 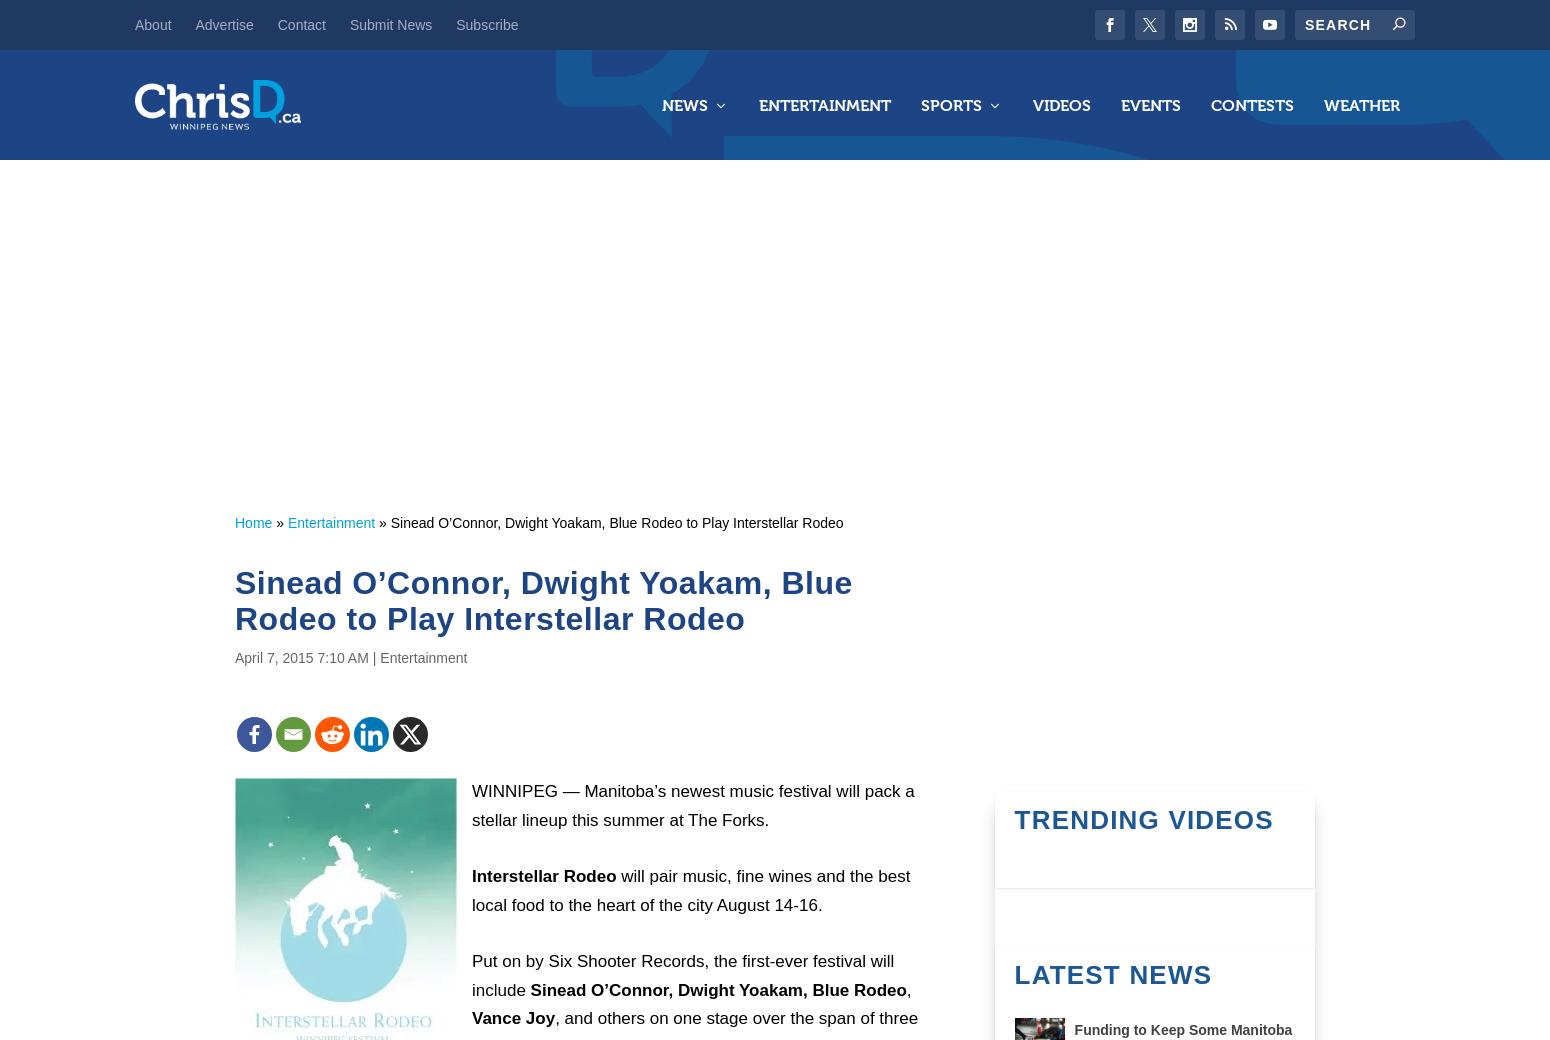 I want to click on 'WINNIPEG — Manitoba’s newest music festival will pack a stellar lineup this summer at The Forks.', so click(x=692, y=803).